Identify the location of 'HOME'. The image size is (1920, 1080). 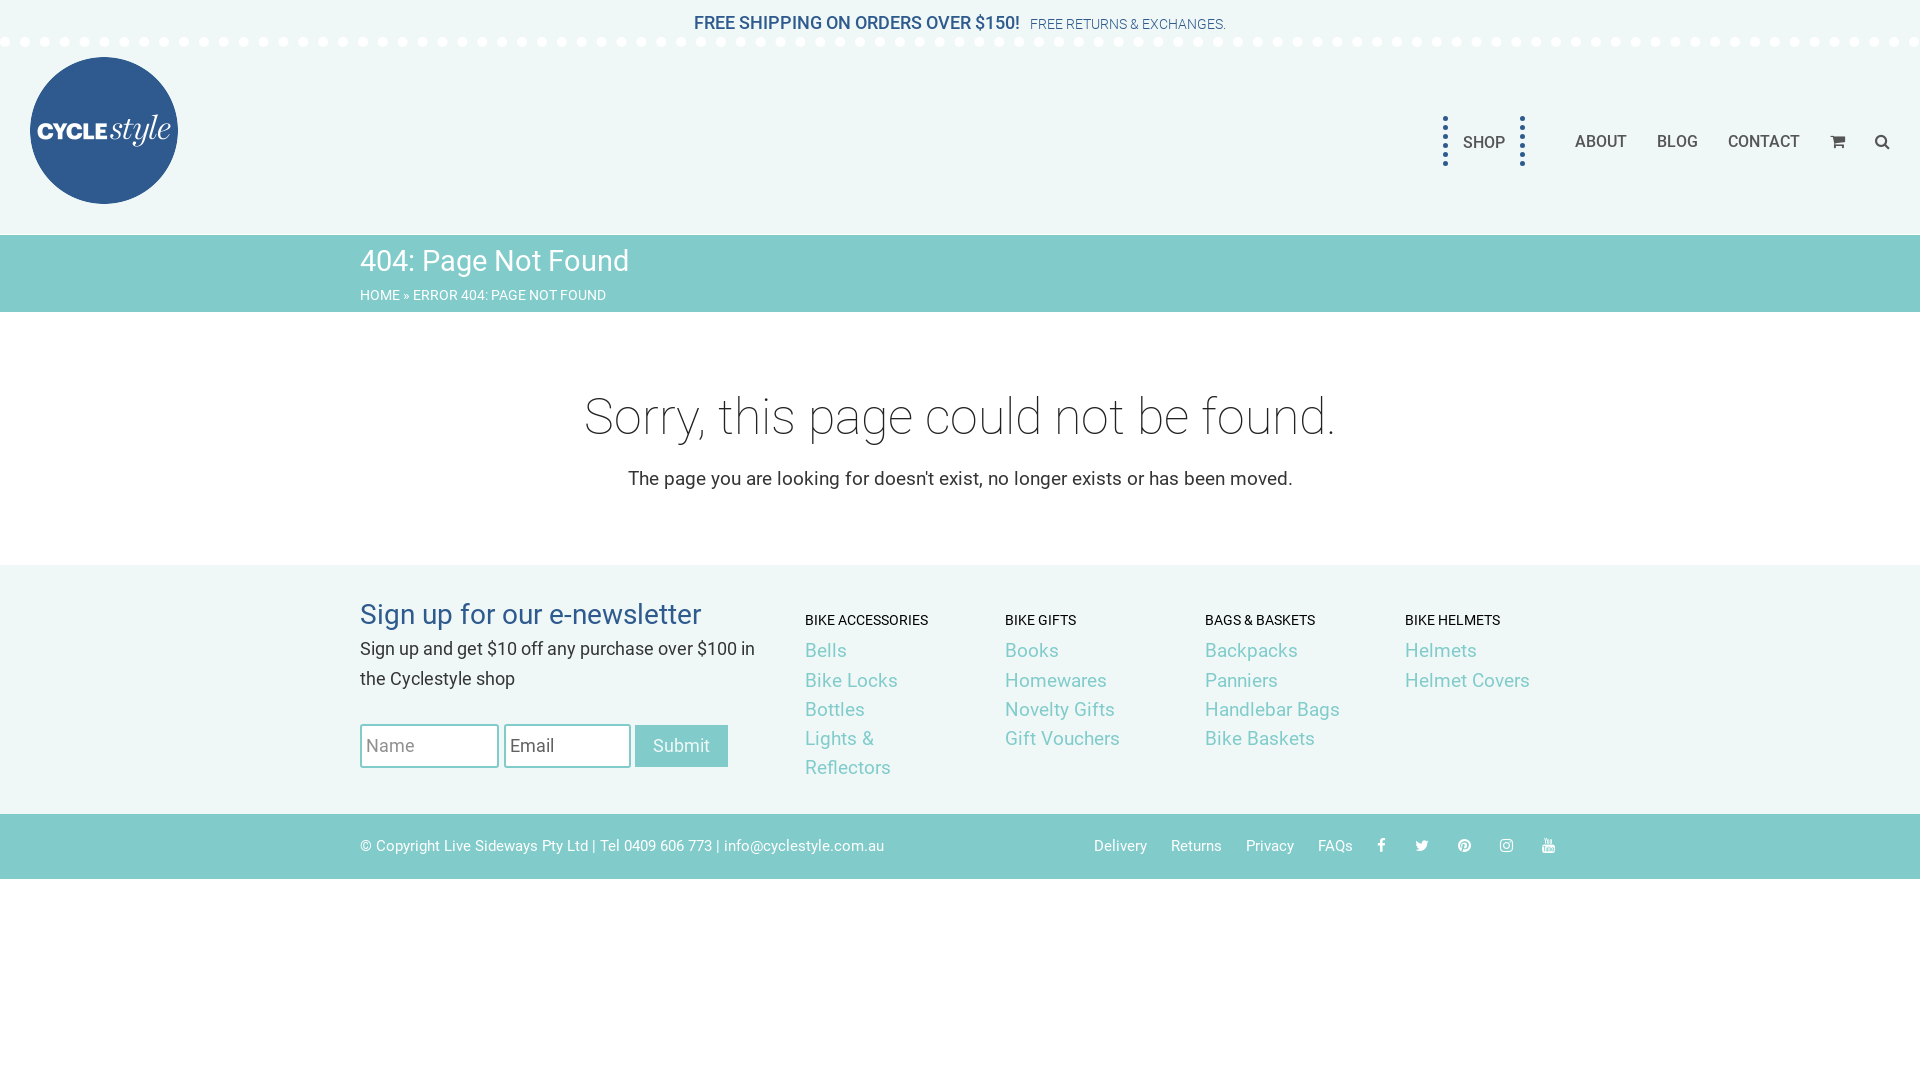
(379, 294).